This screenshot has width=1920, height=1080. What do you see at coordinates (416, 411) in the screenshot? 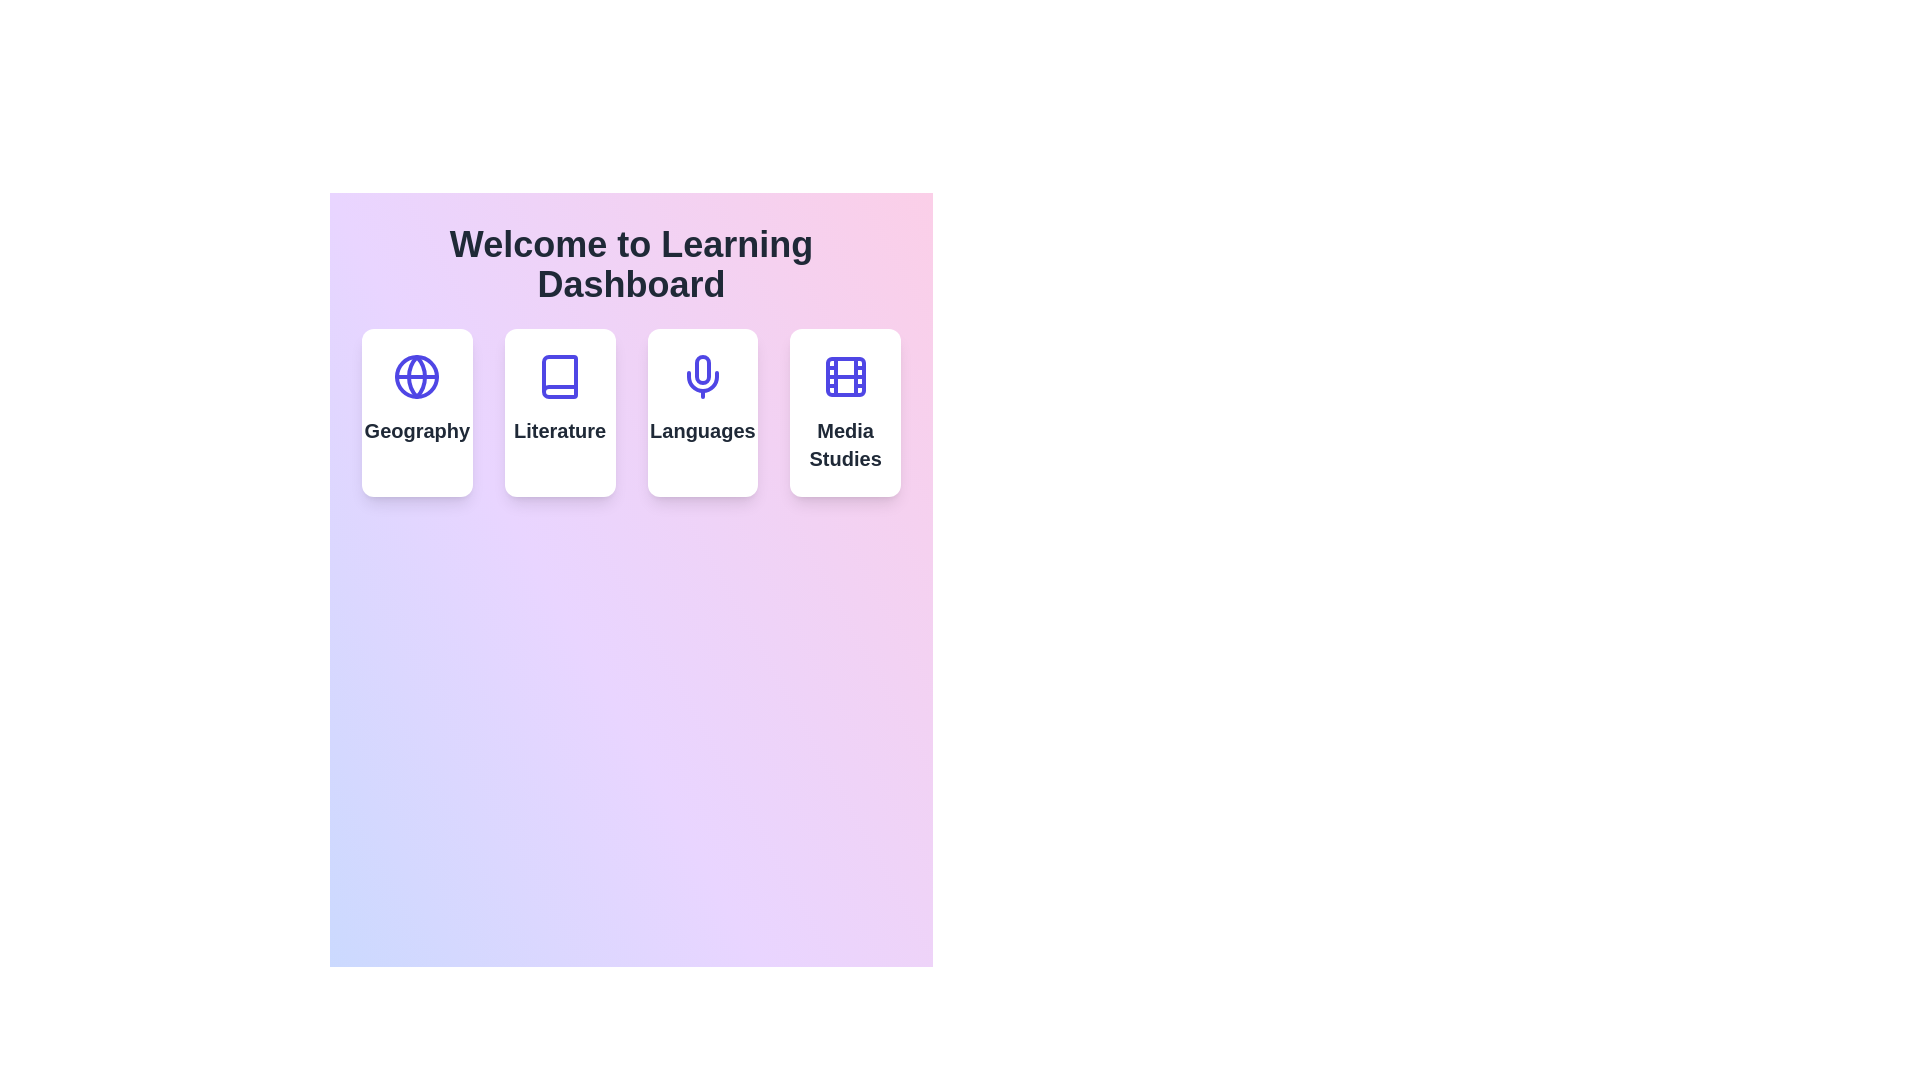
I see `the 'Geography' card, which is a selectable button-like card with a globe icon and bold black text` at bounding box center [416, 411].